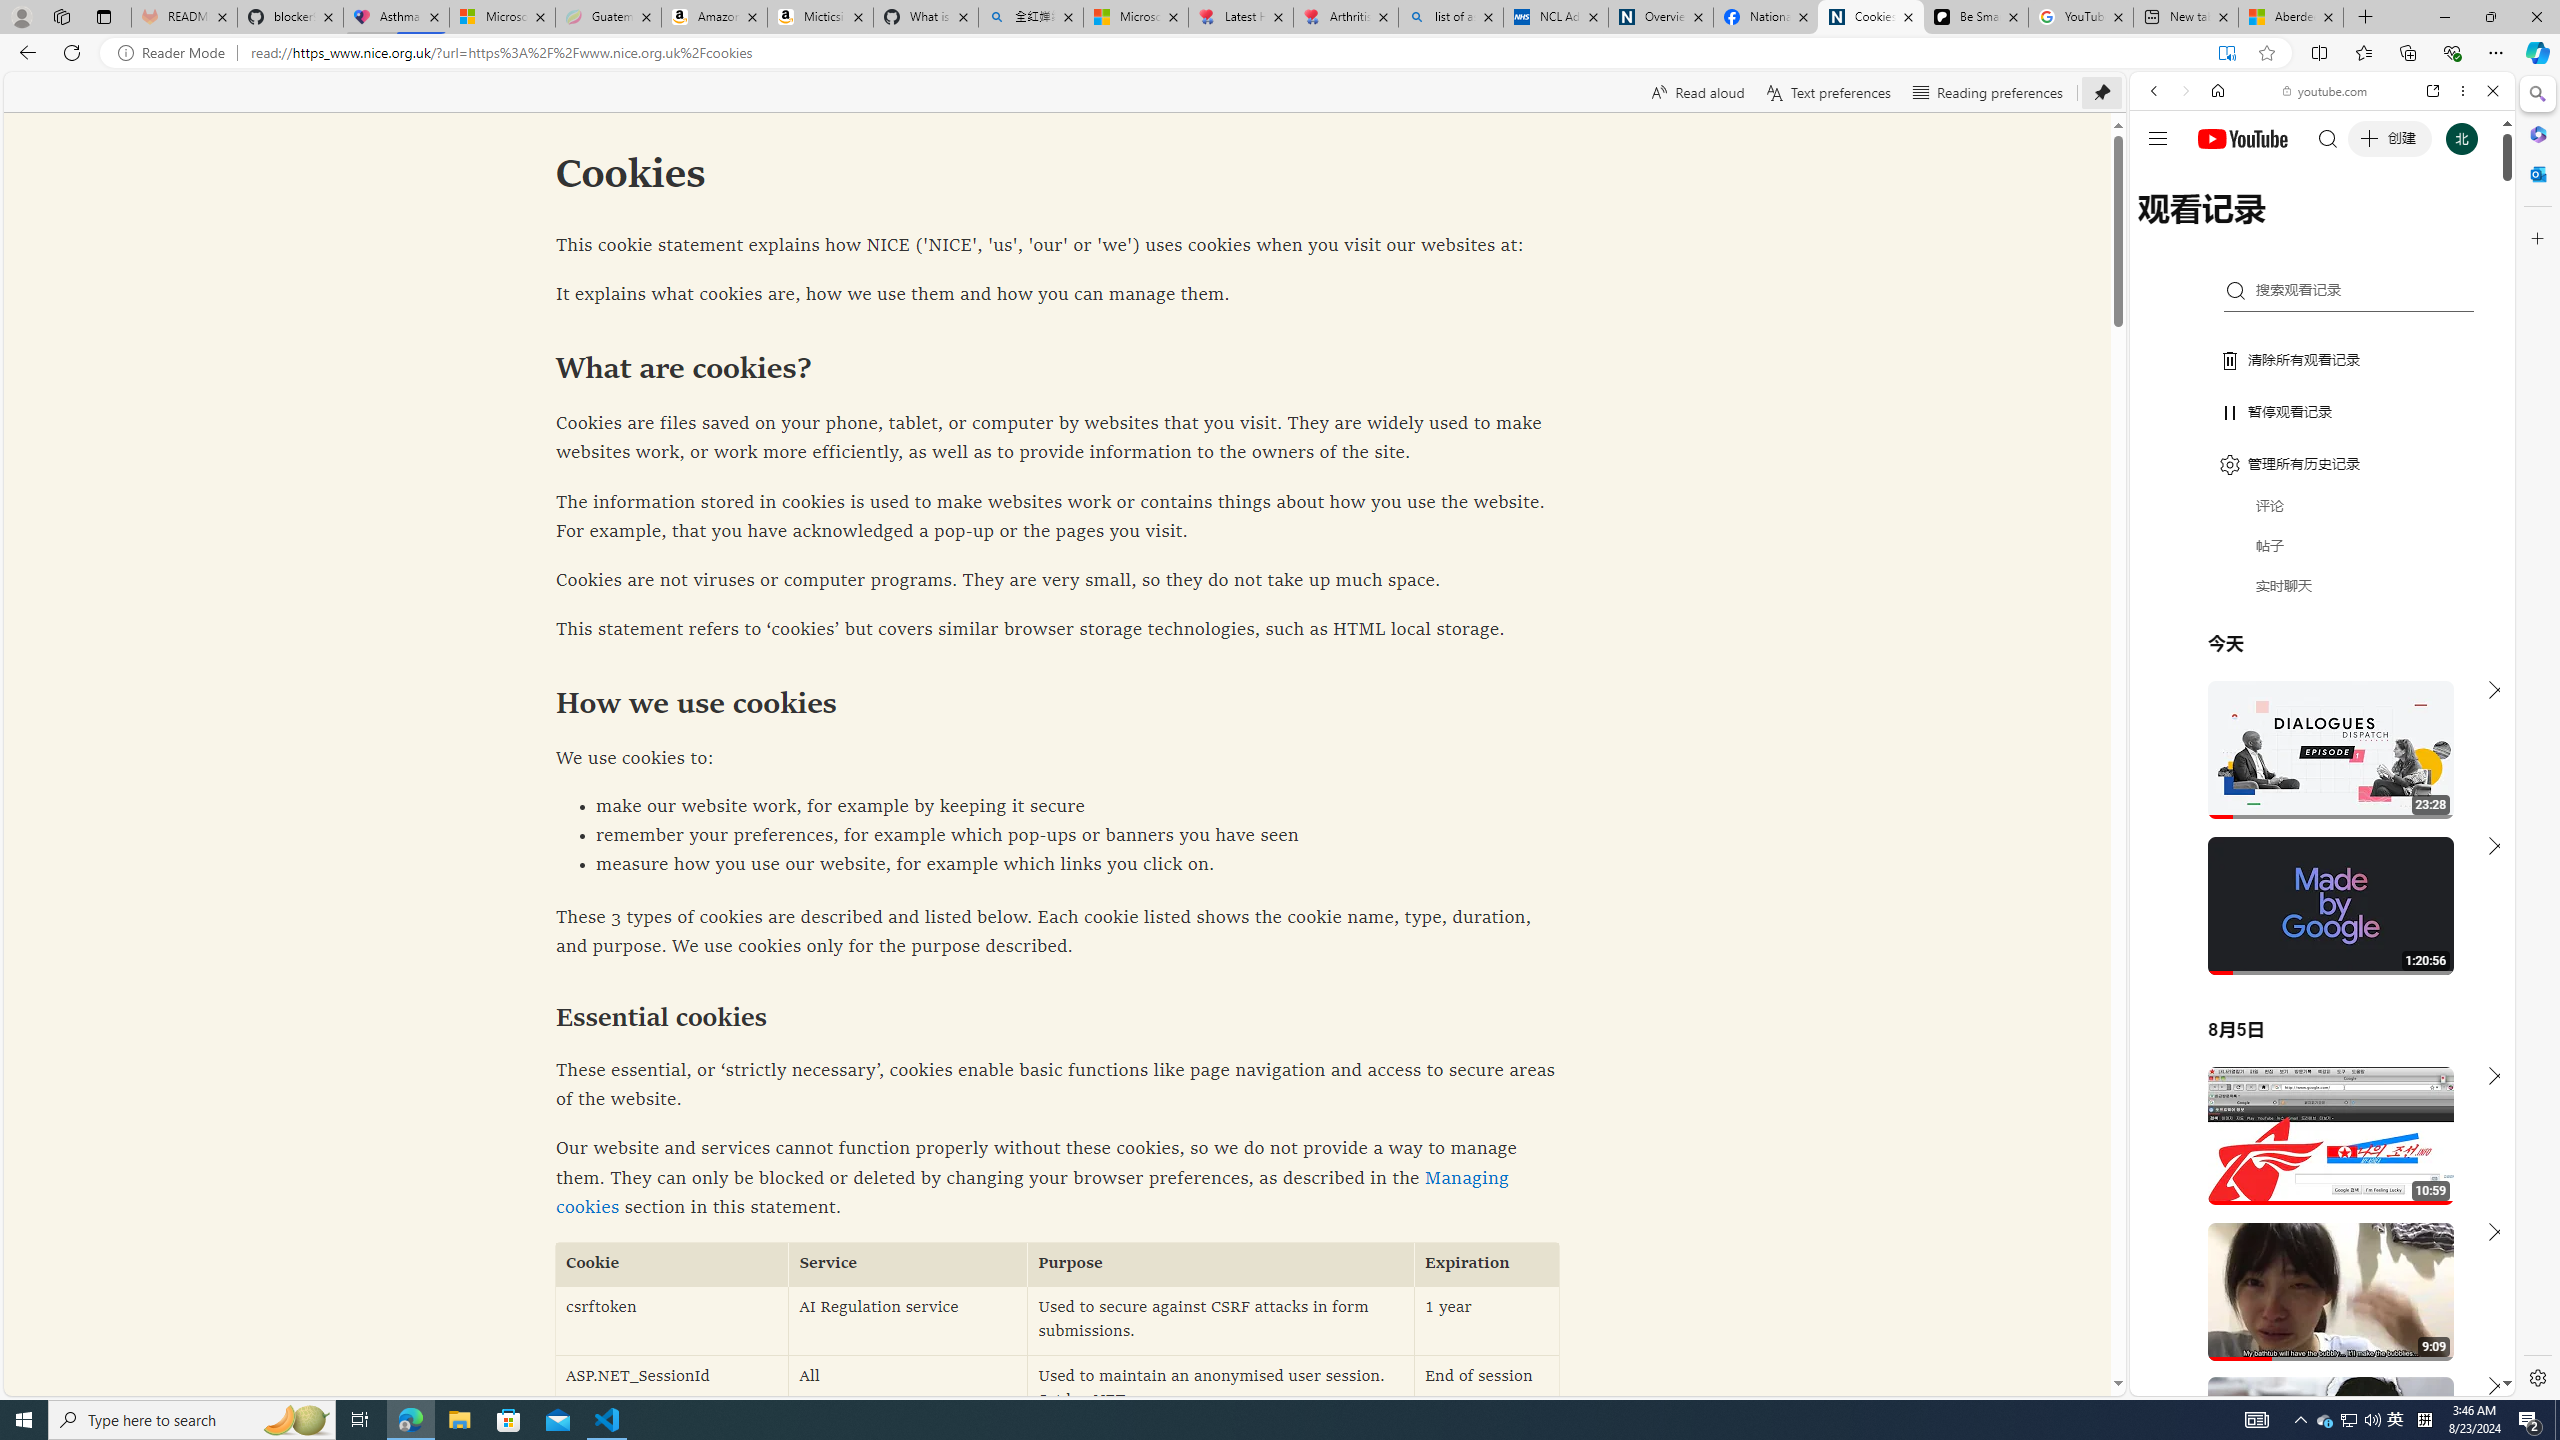  Describe the element at coordinates (672, 1390) in the screenshot. I see `'ASP.NET_SessionId'` at that location.